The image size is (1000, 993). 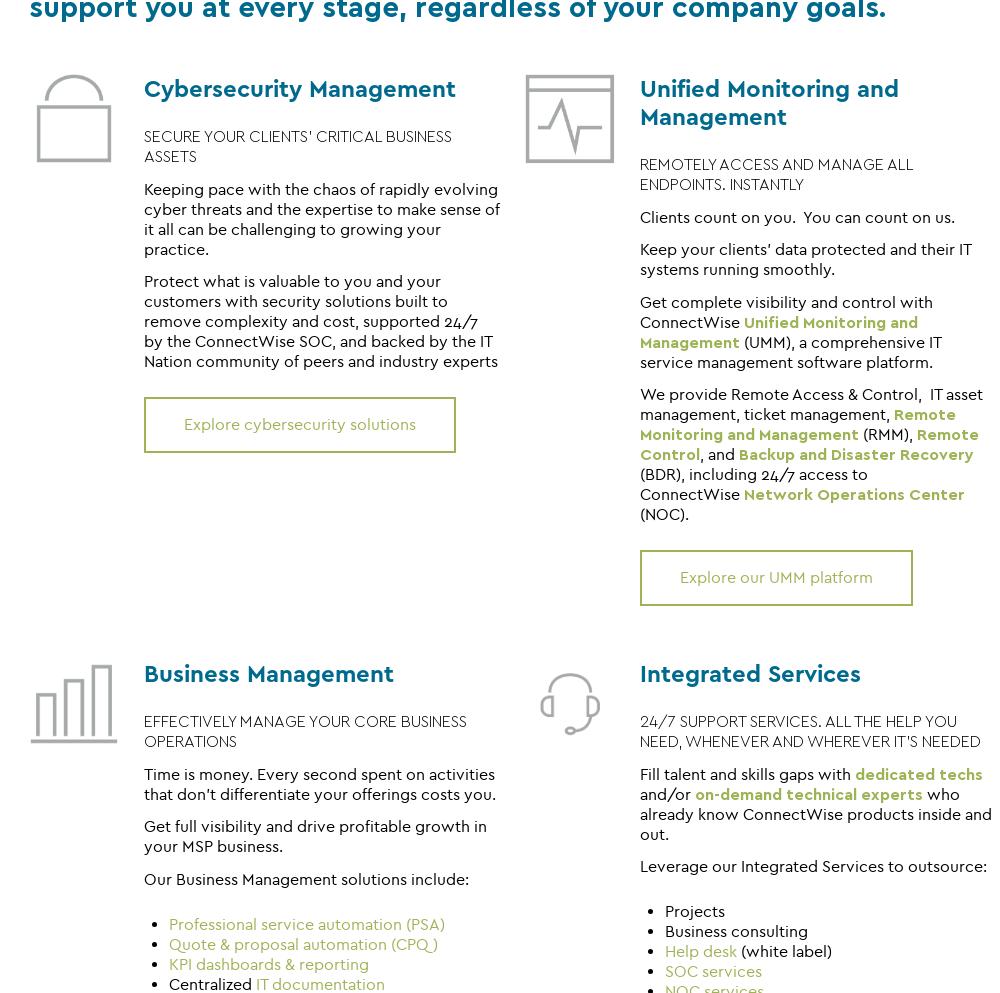 What do you see at coordinates (853, 494) in the screenshot?
I see `'Network Operations Center'` at bounding box center [853, 494].